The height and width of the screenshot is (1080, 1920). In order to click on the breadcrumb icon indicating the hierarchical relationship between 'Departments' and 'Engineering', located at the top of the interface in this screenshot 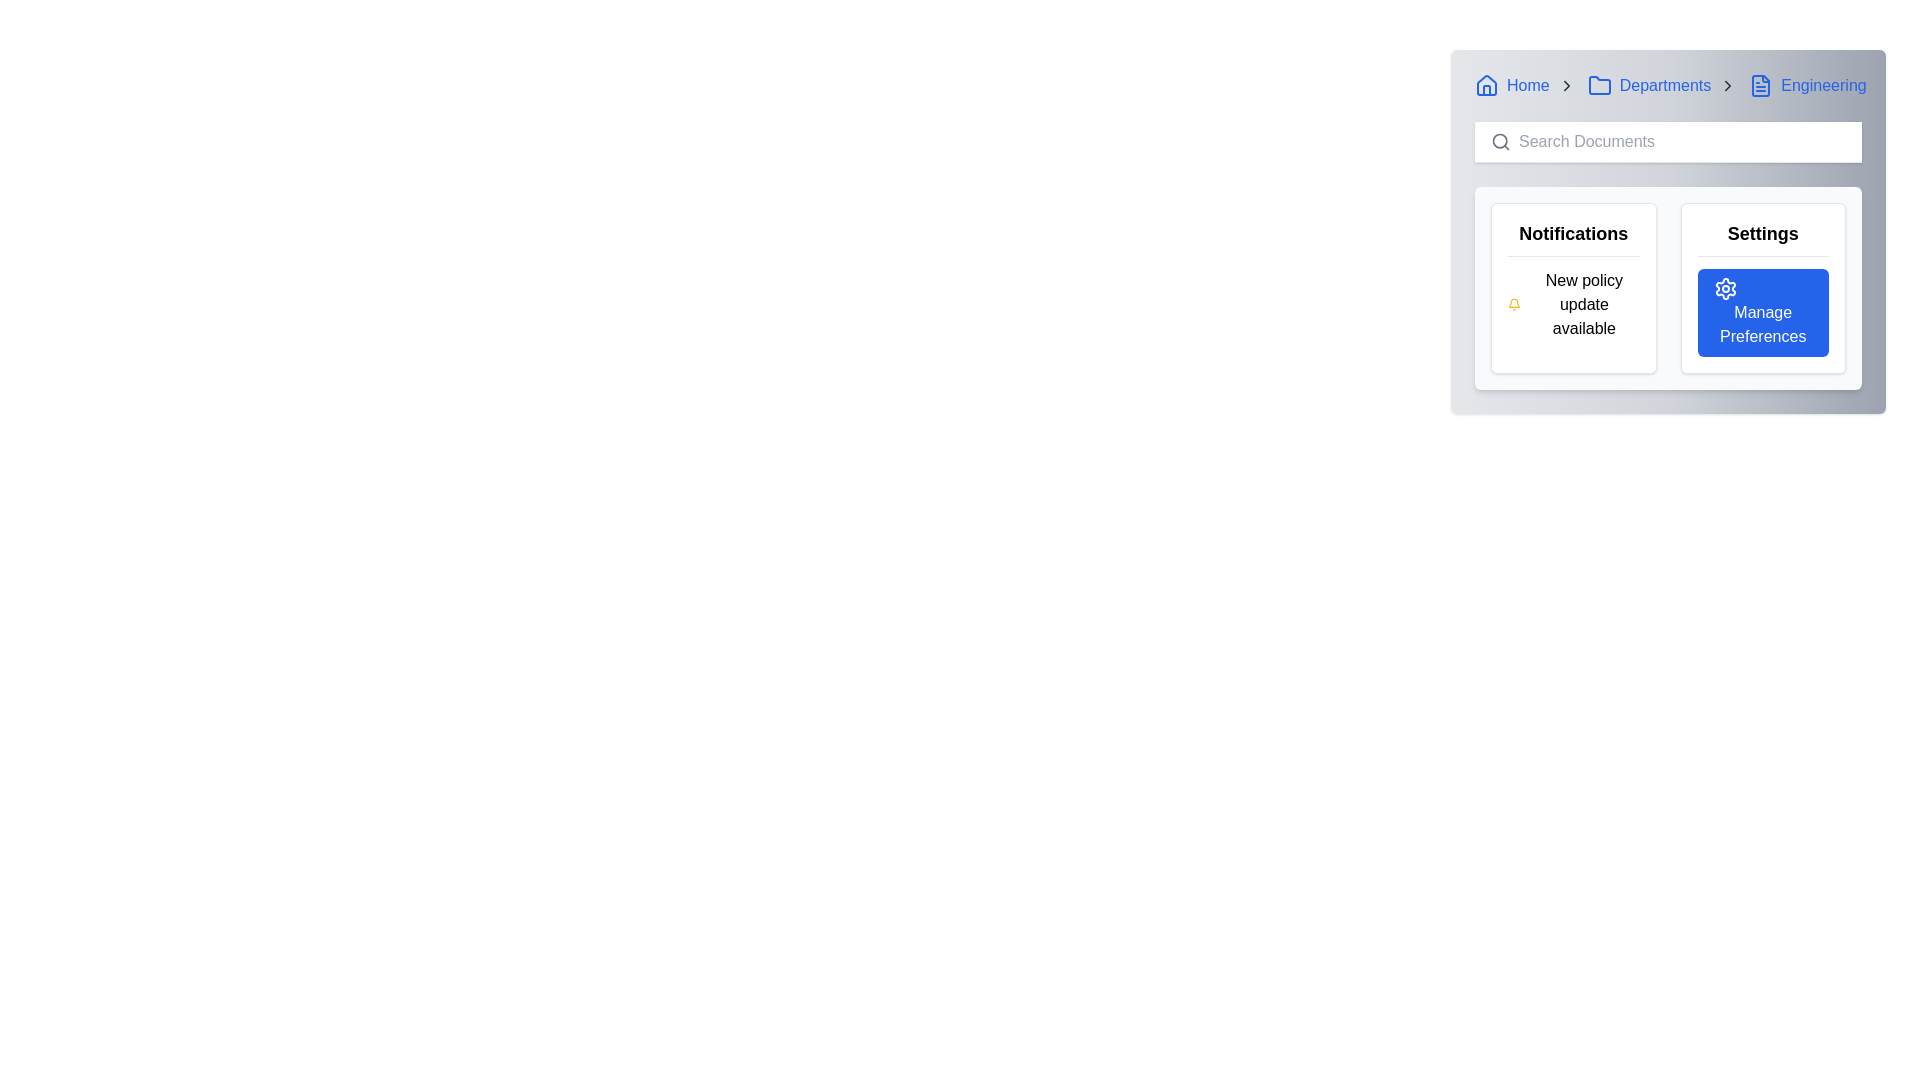, I will do `click(1727, 84)`.